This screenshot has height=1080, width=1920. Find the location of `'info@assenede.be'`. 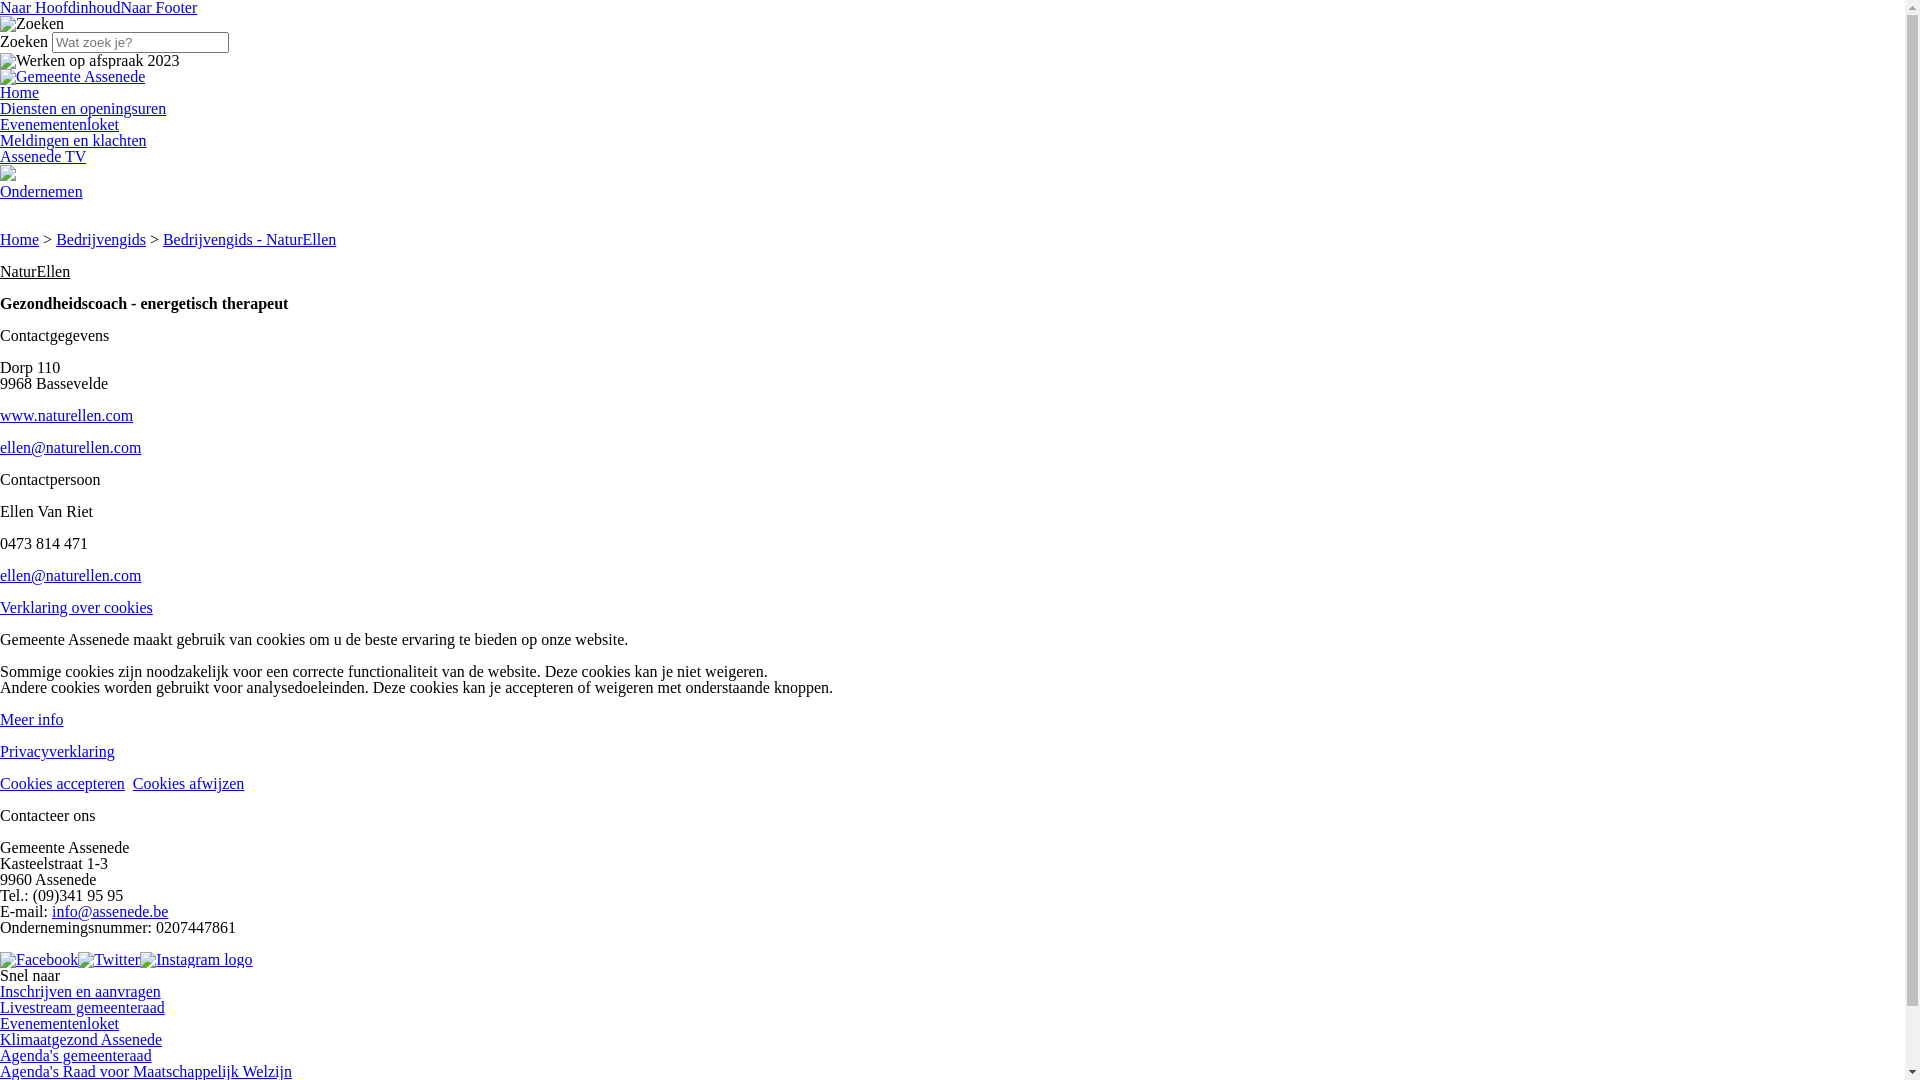

'info@assenede.be' is located at coordinates (109, 911).